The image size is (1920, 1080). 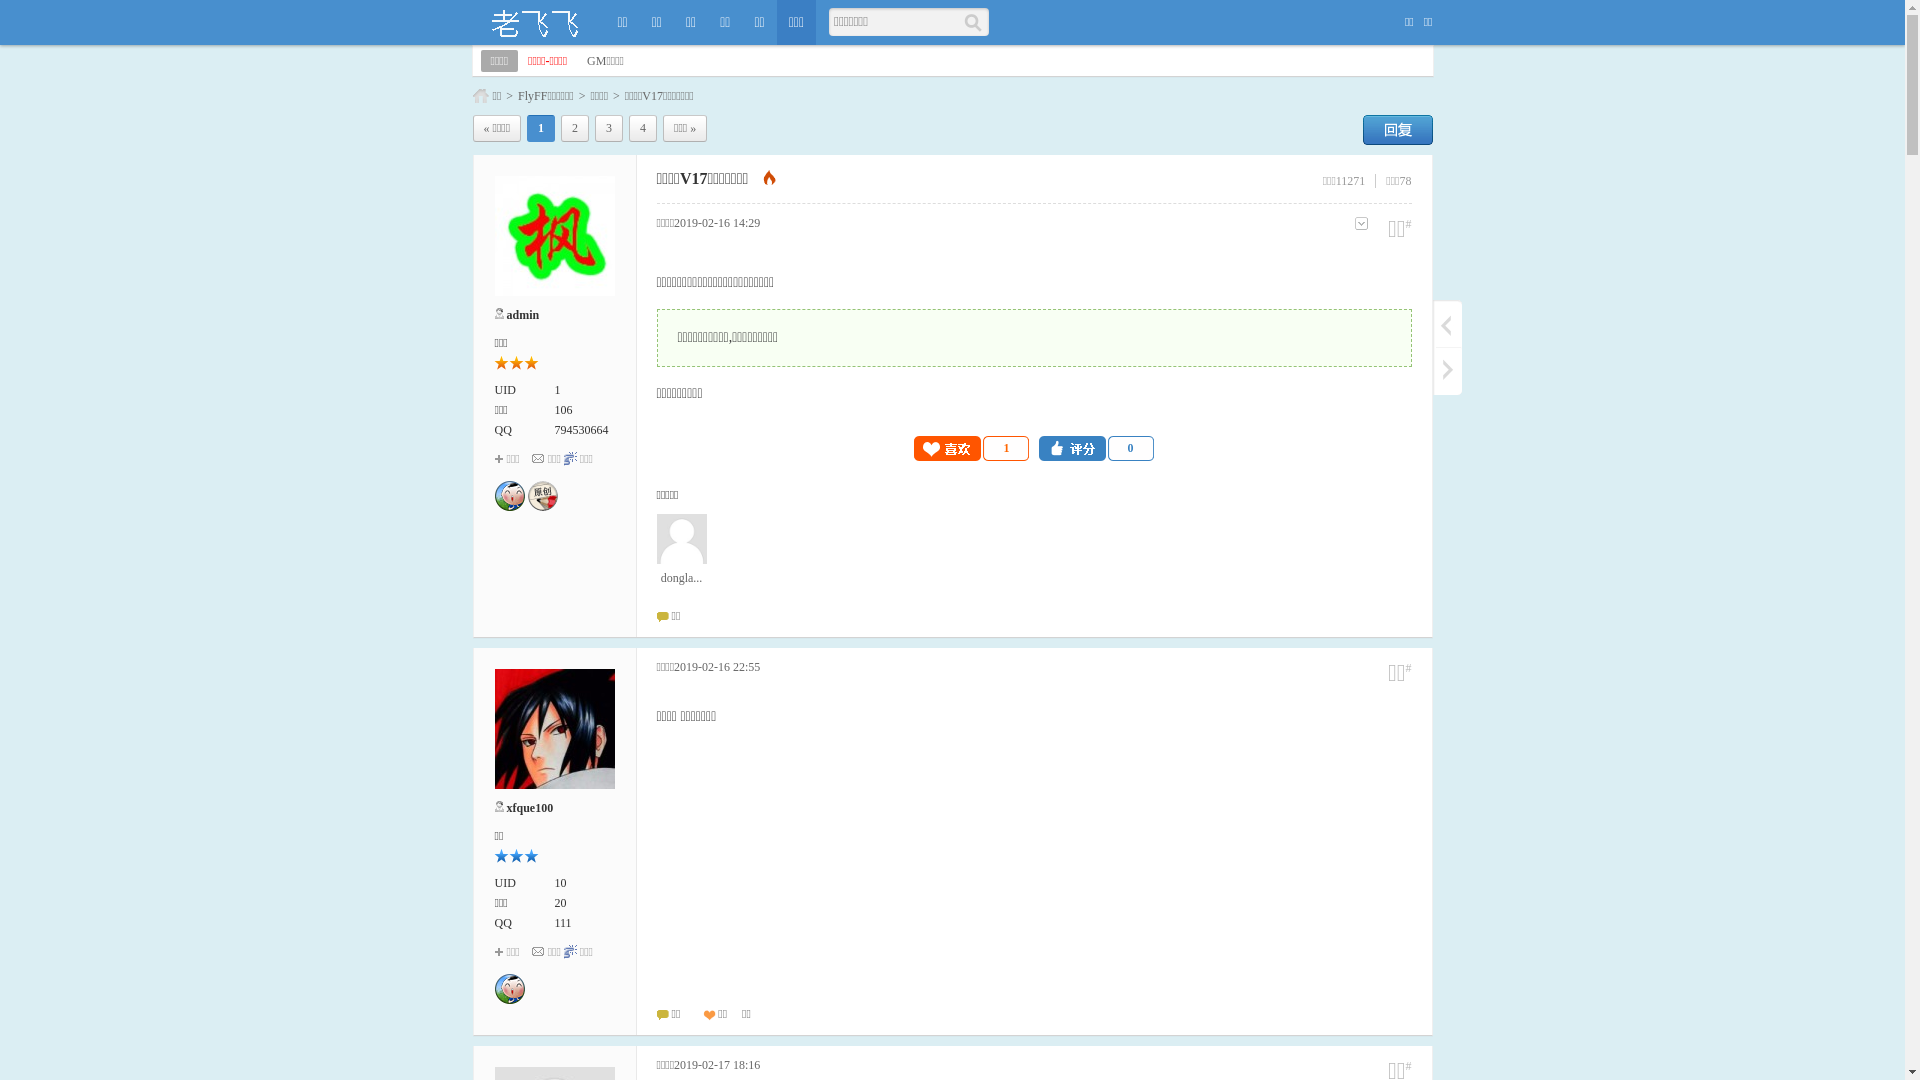 I want to click on 'admin', so click(x=522, y=315).